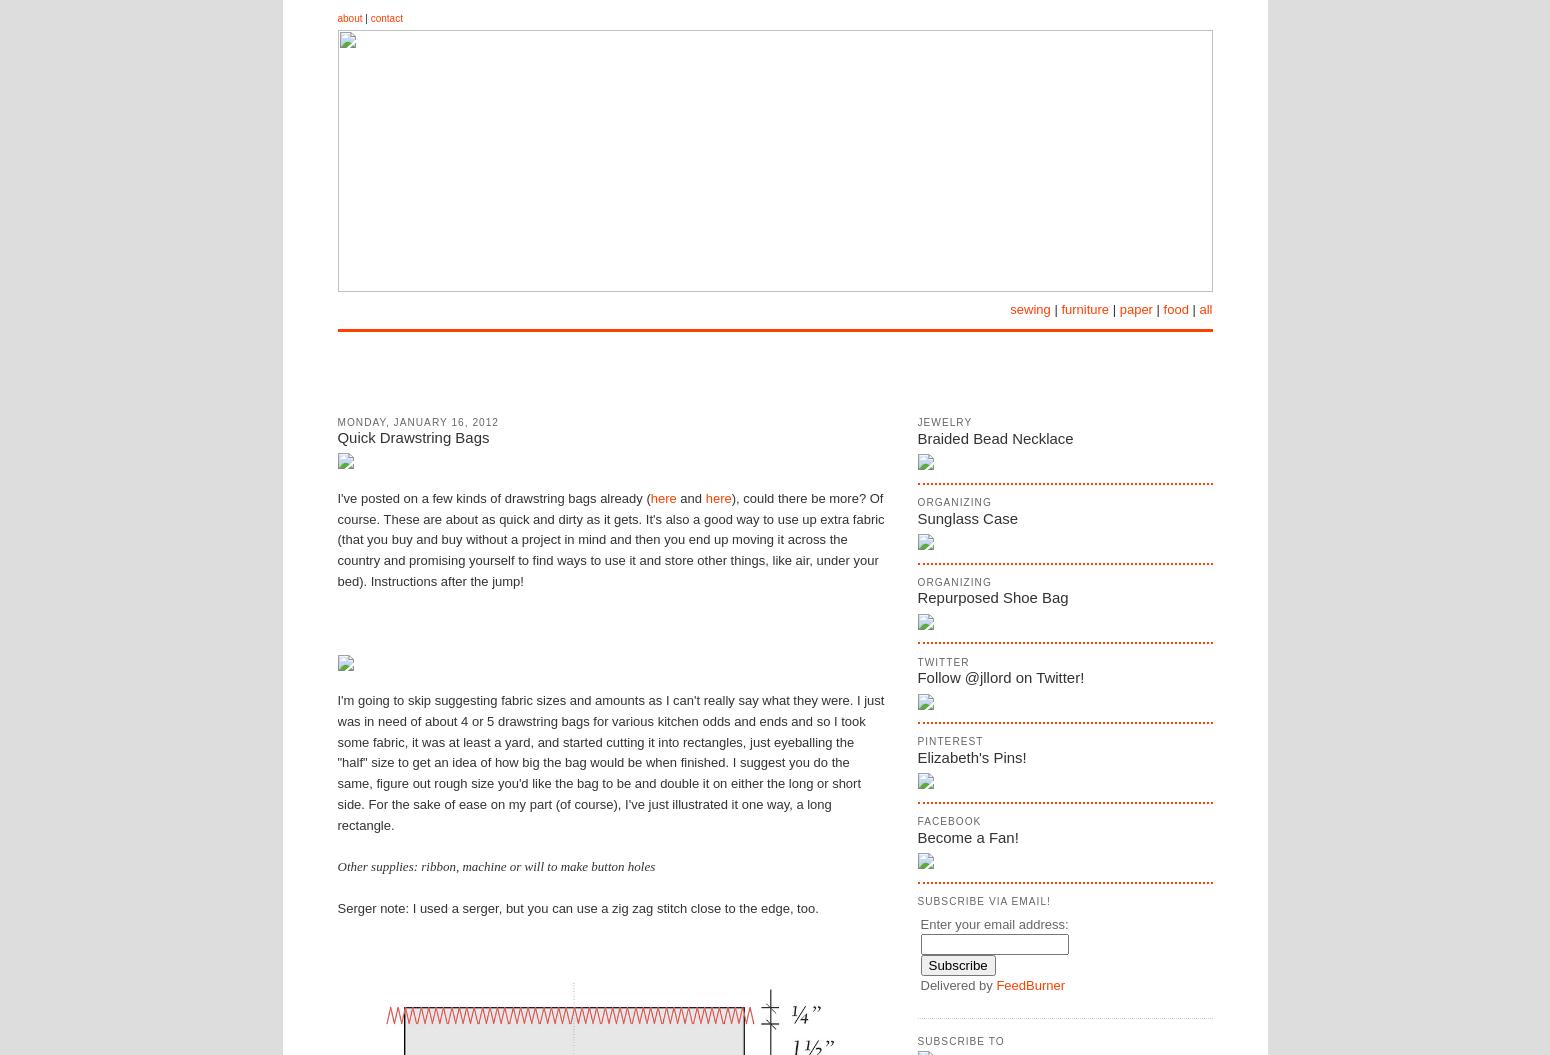  I want to click on 'Subscribe via eMail!', so click(982, 900).